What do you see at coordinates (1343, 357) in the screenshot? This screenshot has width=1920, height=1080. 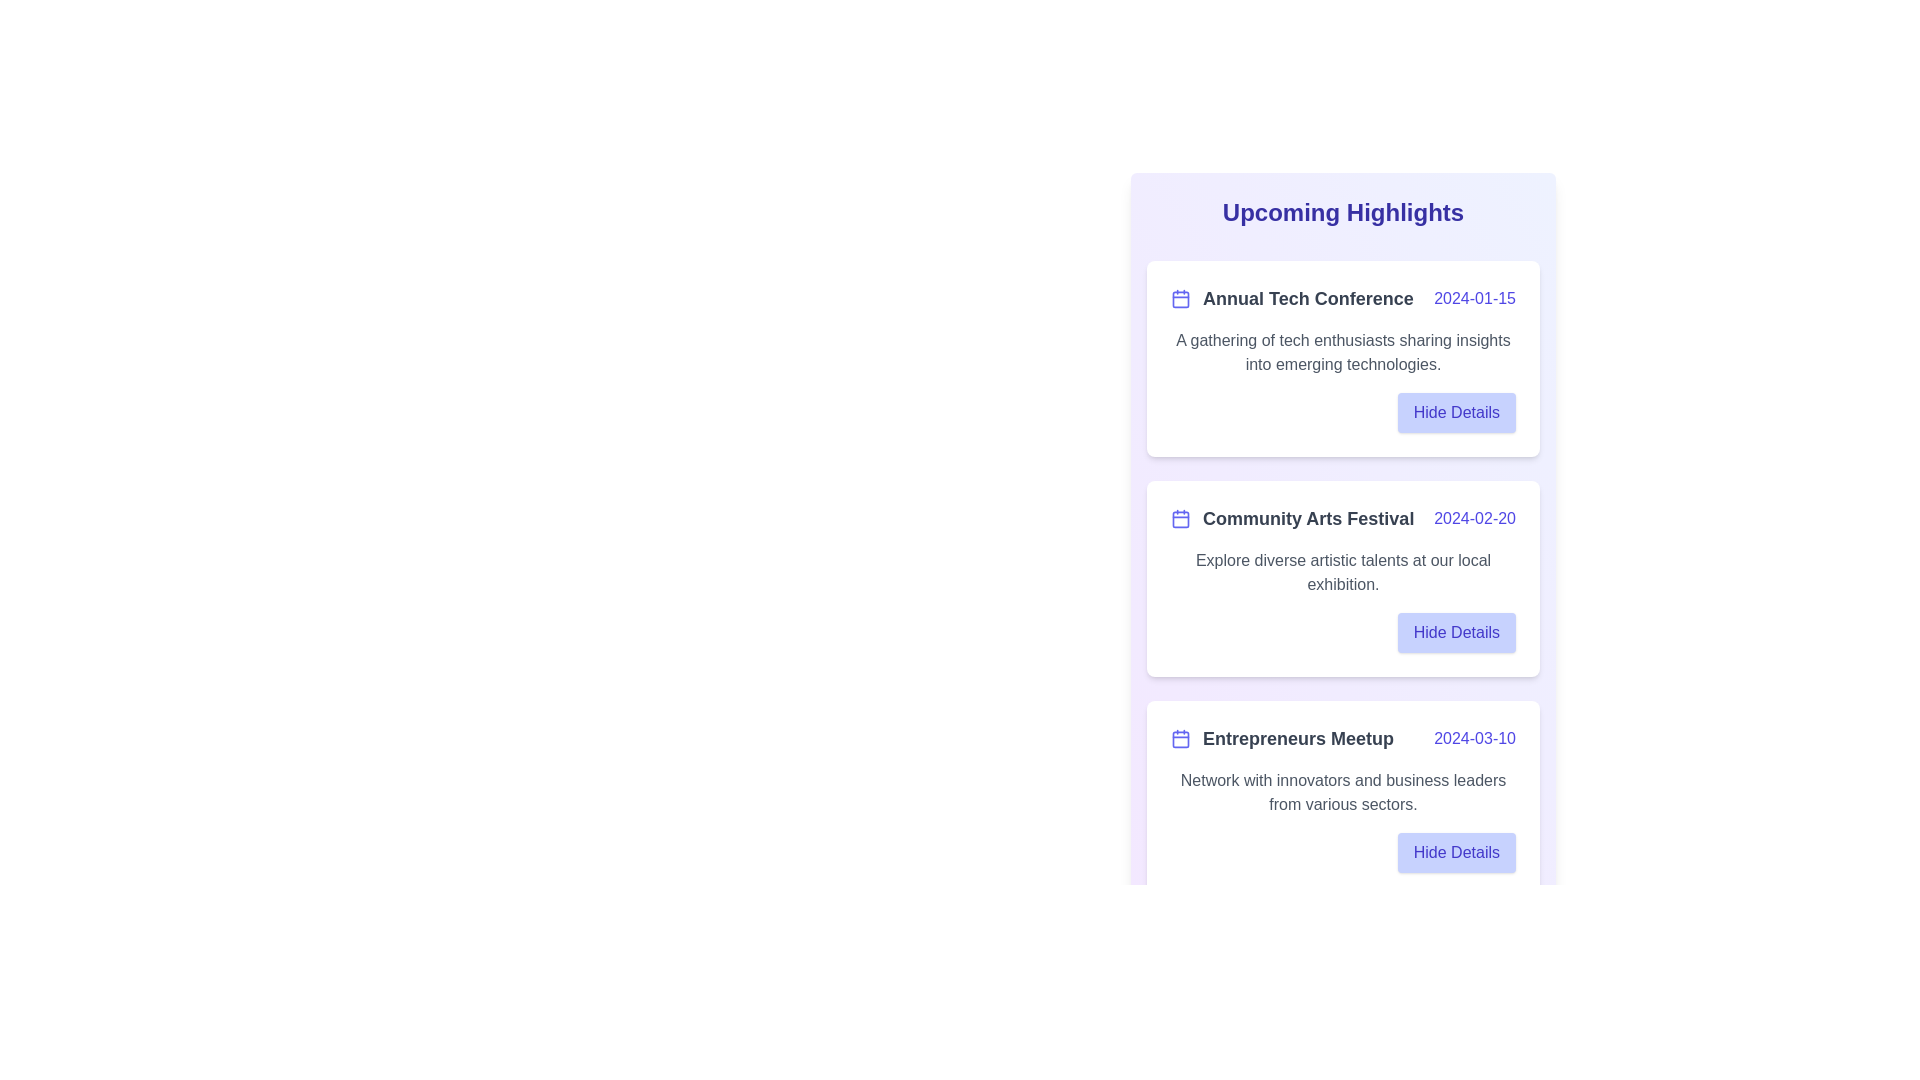 I see `the event list item corresponding to Annual Tech Conference` at bounding box center [1343, 357].